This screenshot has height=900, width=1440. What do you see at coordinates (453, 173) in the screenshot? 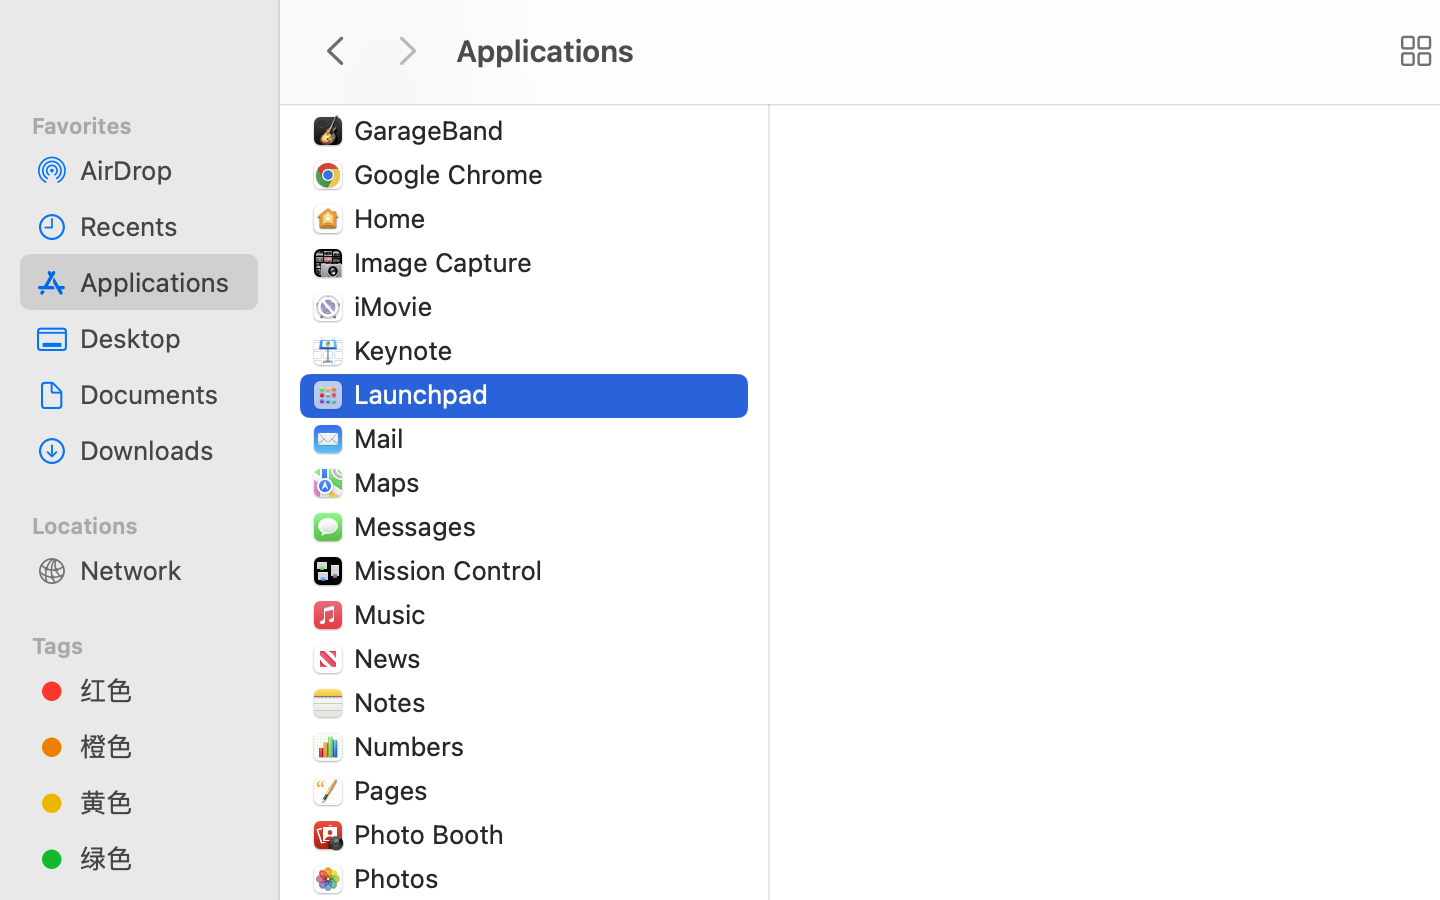
I see `'Google Chrome'` at bounding box center [453, 173].